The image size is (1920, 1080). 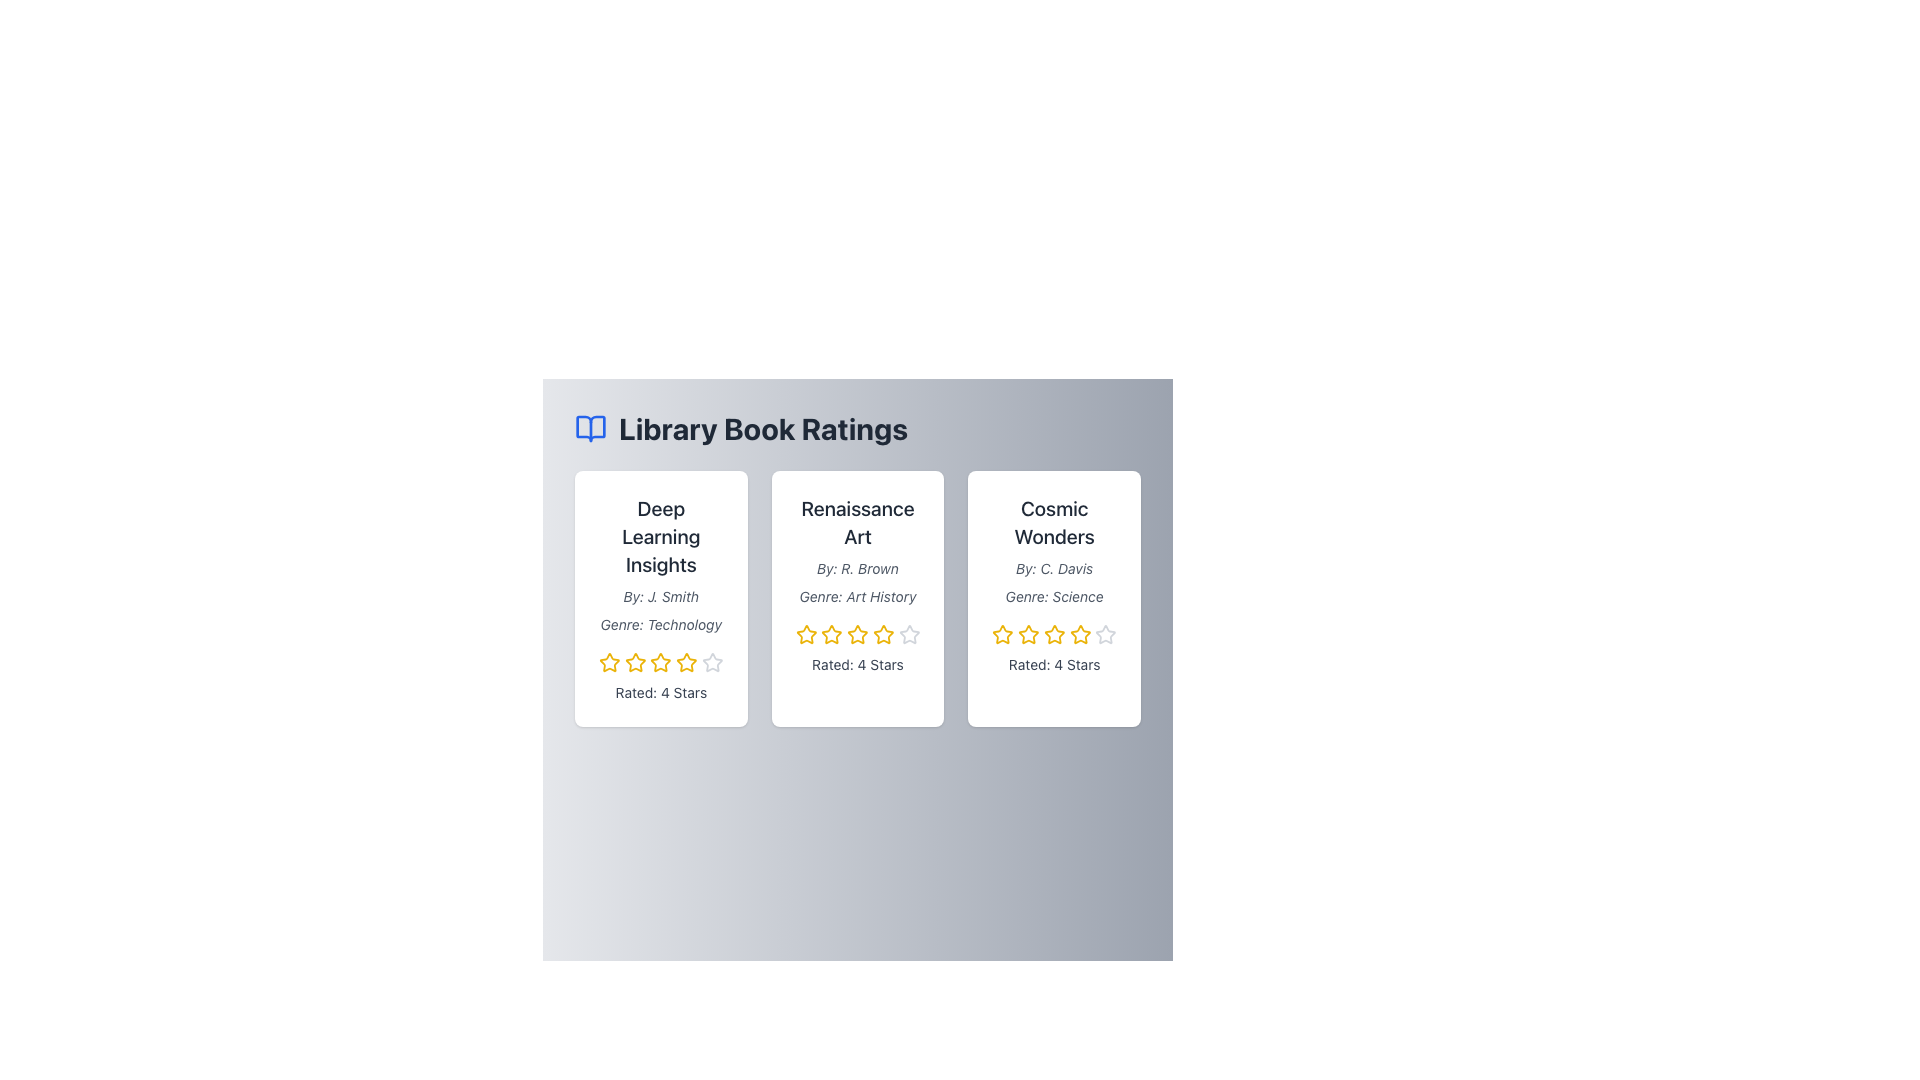 What do you see at coordinates (882, 635) in the screenshot?
I see `the fifth star icon in the rating system for the book 'Renaissance Art' to set a rating of five stars` at bounding box center [882, 635].